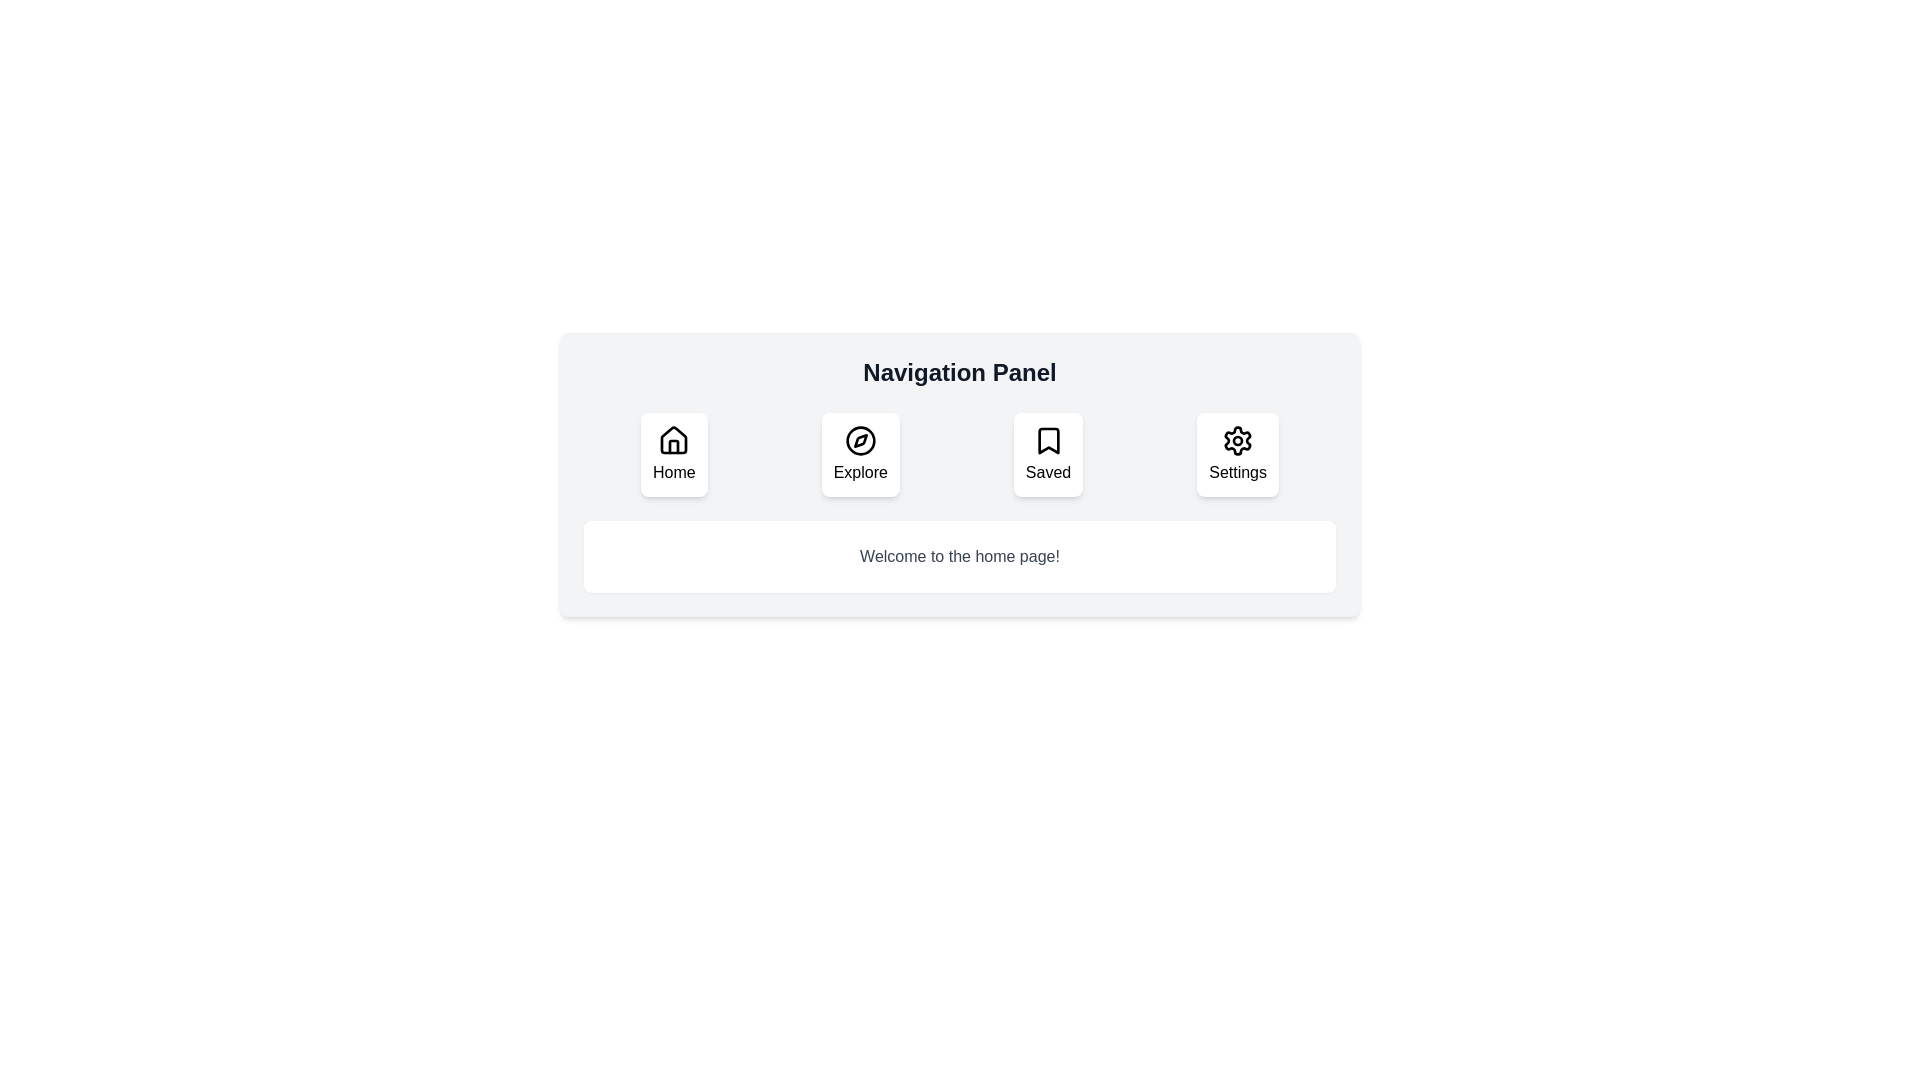 The image size is (1920, 1080). I want to click on 'Home' text label, which serves as a navigation button identifier positioned below the house icon in the first navigation card, so click(674, 473).